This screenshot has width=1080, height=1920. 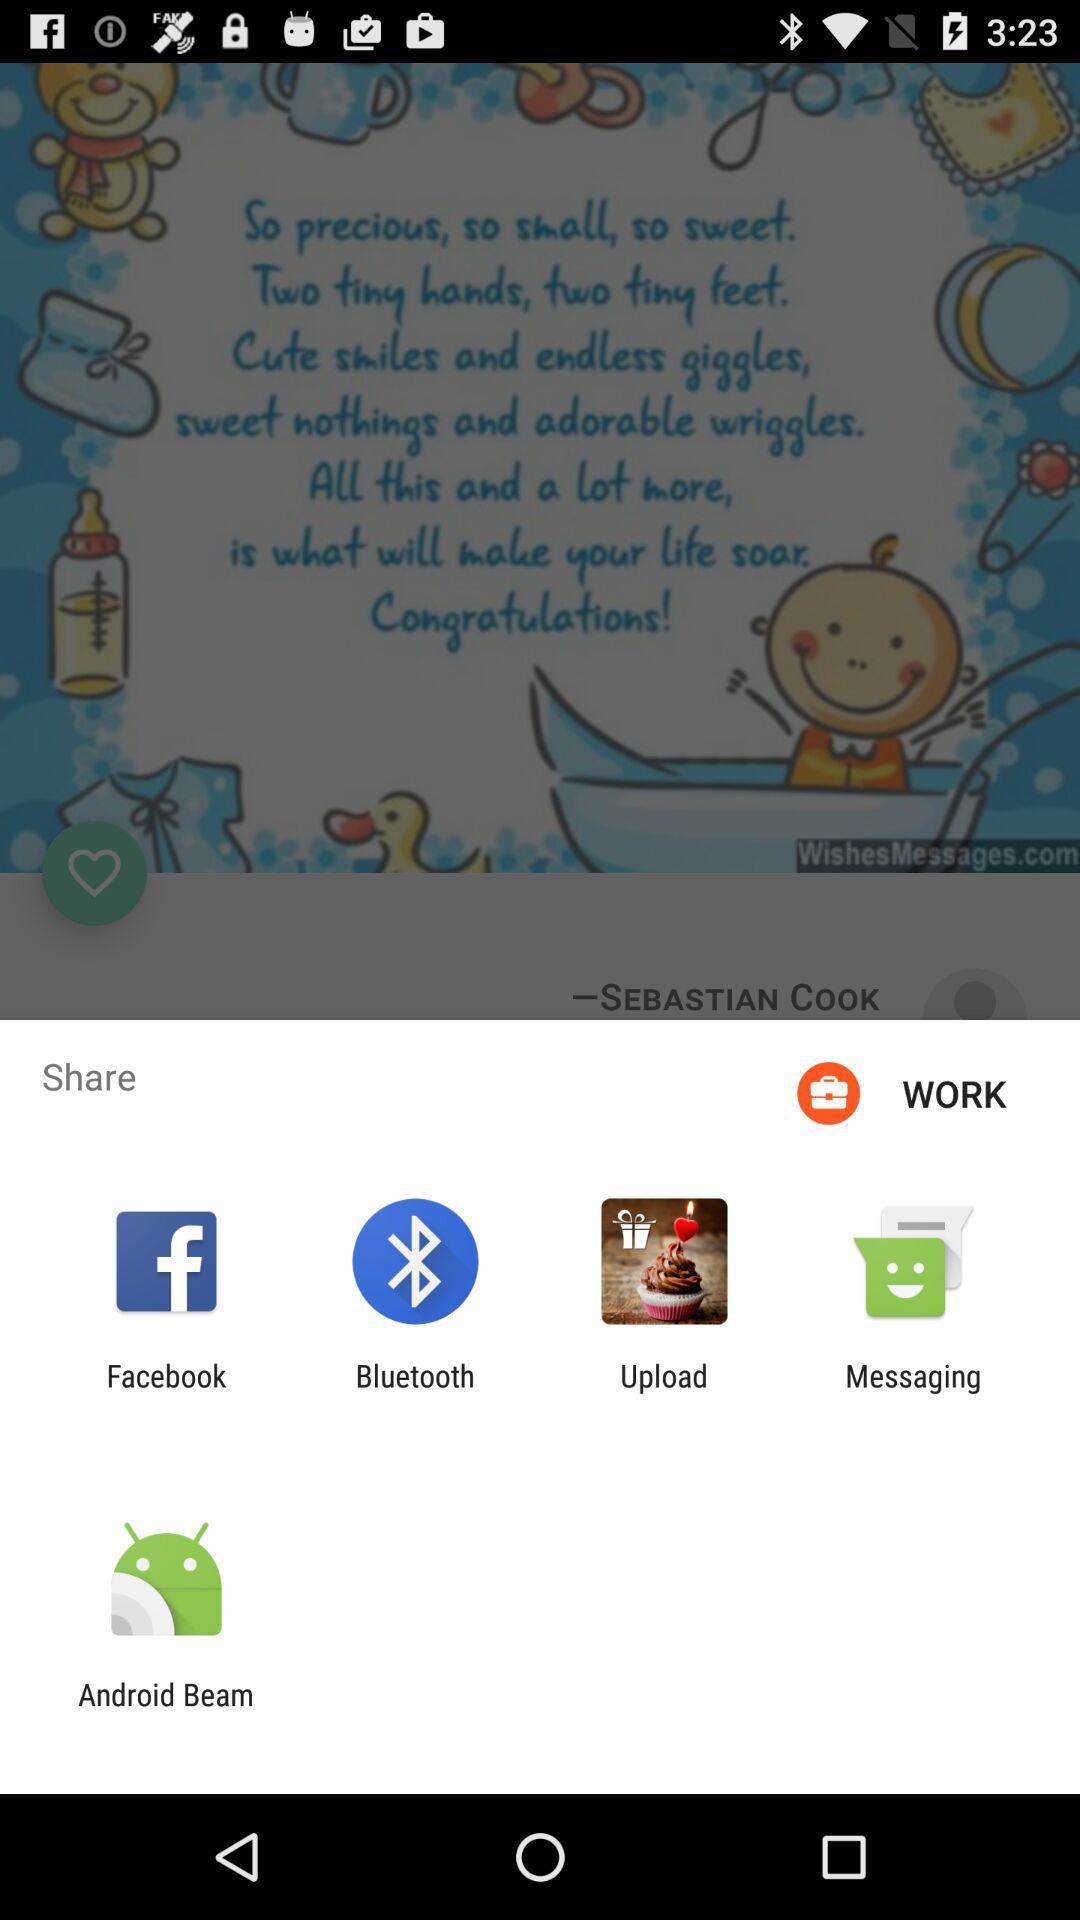 I want to click on the app next to the facebook item, so click(x=414, y=1392).